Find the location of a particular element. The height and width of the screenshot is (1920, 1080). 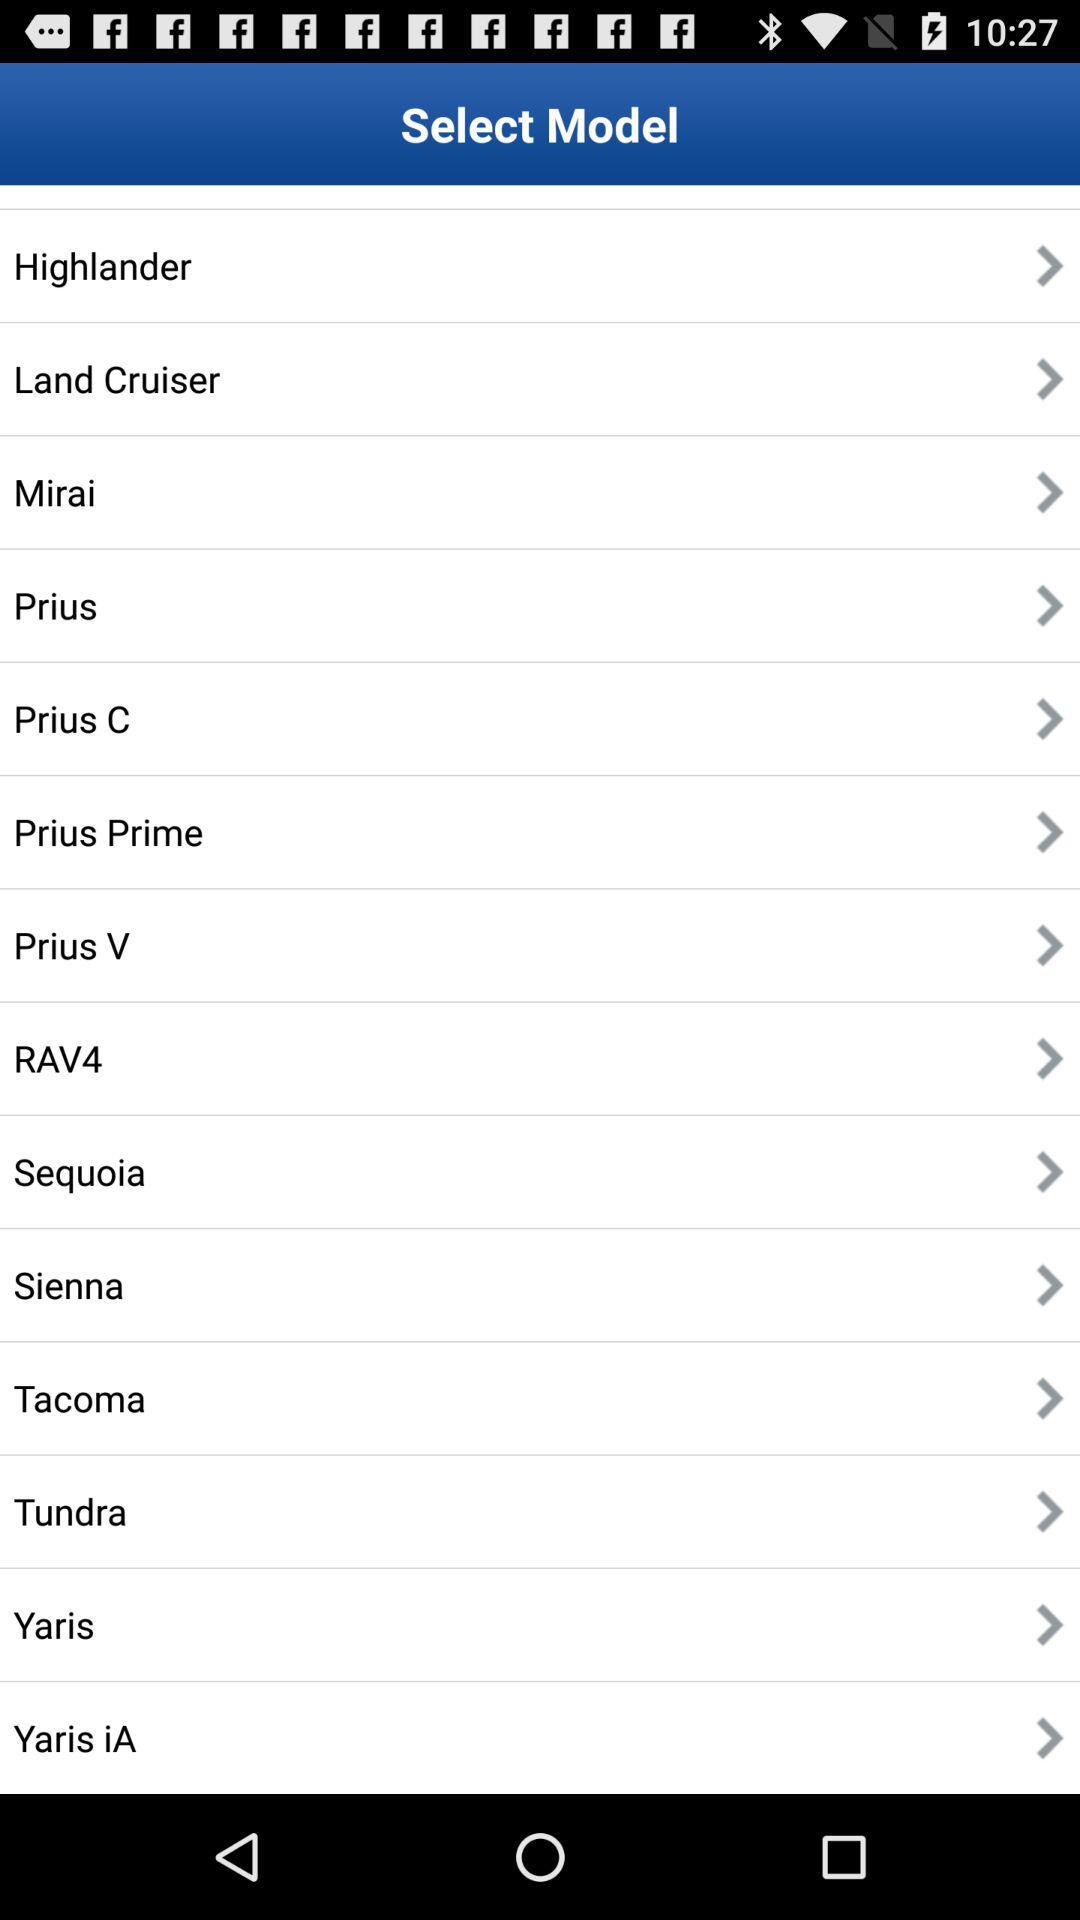

the rav4 is located at coordinates (57, 1057).